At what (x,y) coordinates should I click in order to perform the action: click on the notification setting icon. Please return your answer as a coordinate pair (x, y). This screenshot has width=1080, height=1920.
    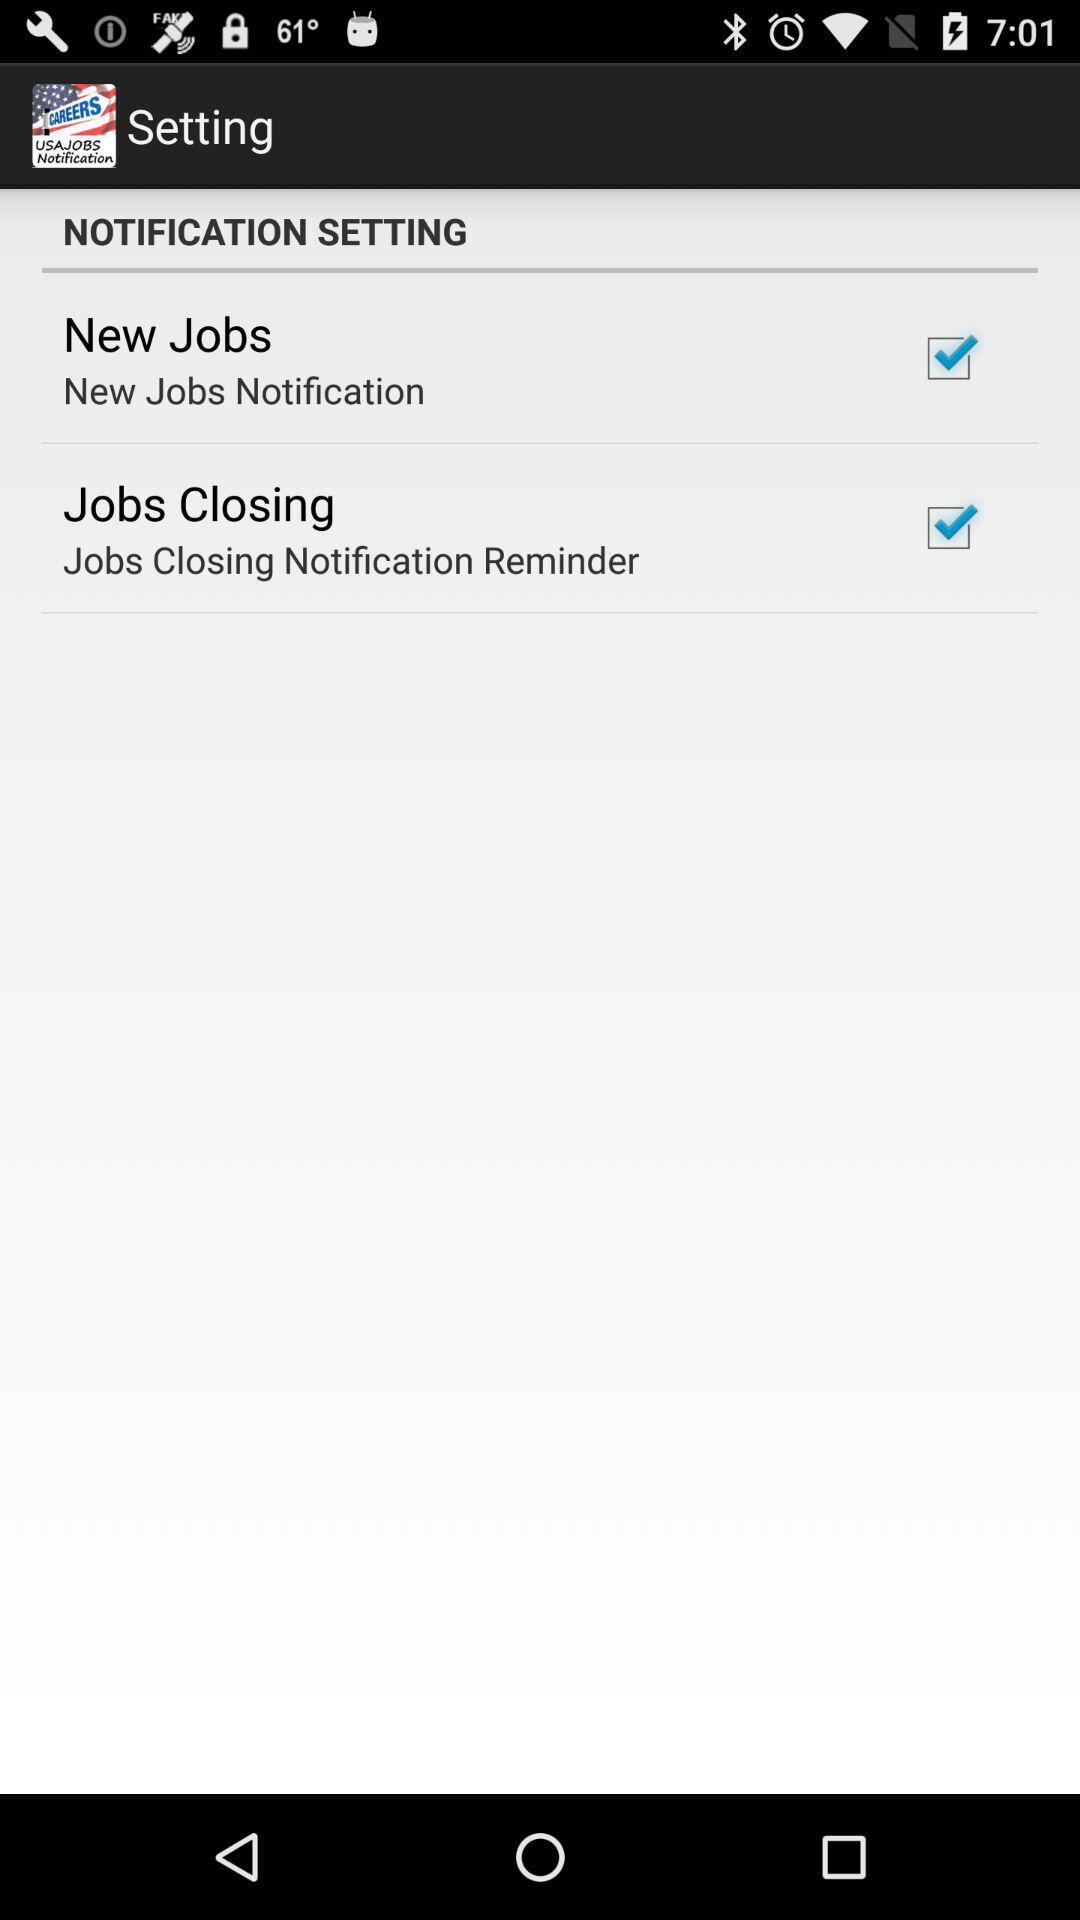
    Looking at the image, I should click on (540, 230).